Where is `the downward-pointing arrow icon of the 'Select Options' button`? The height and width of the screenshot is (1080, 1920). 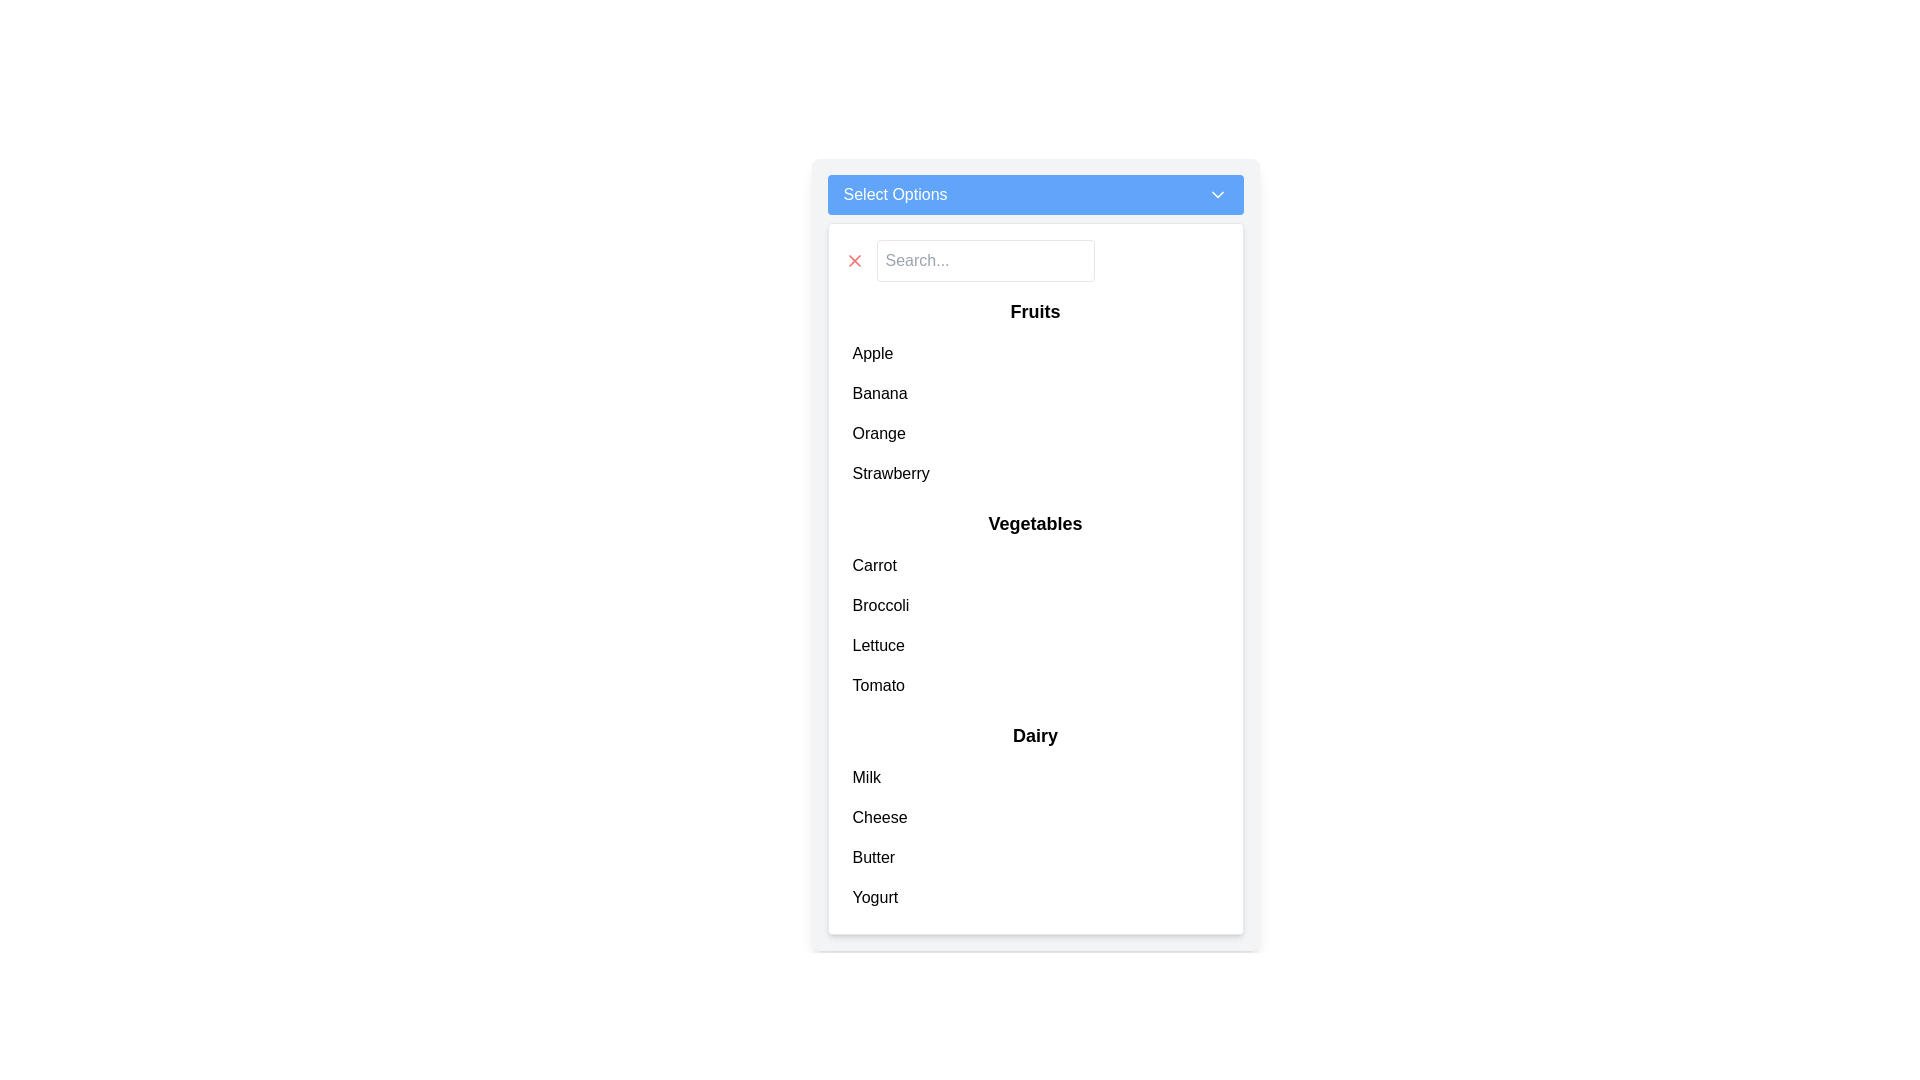 the downward-pointing arrow icon of the 'Select Options' button is located at coordinates (1216, 195).